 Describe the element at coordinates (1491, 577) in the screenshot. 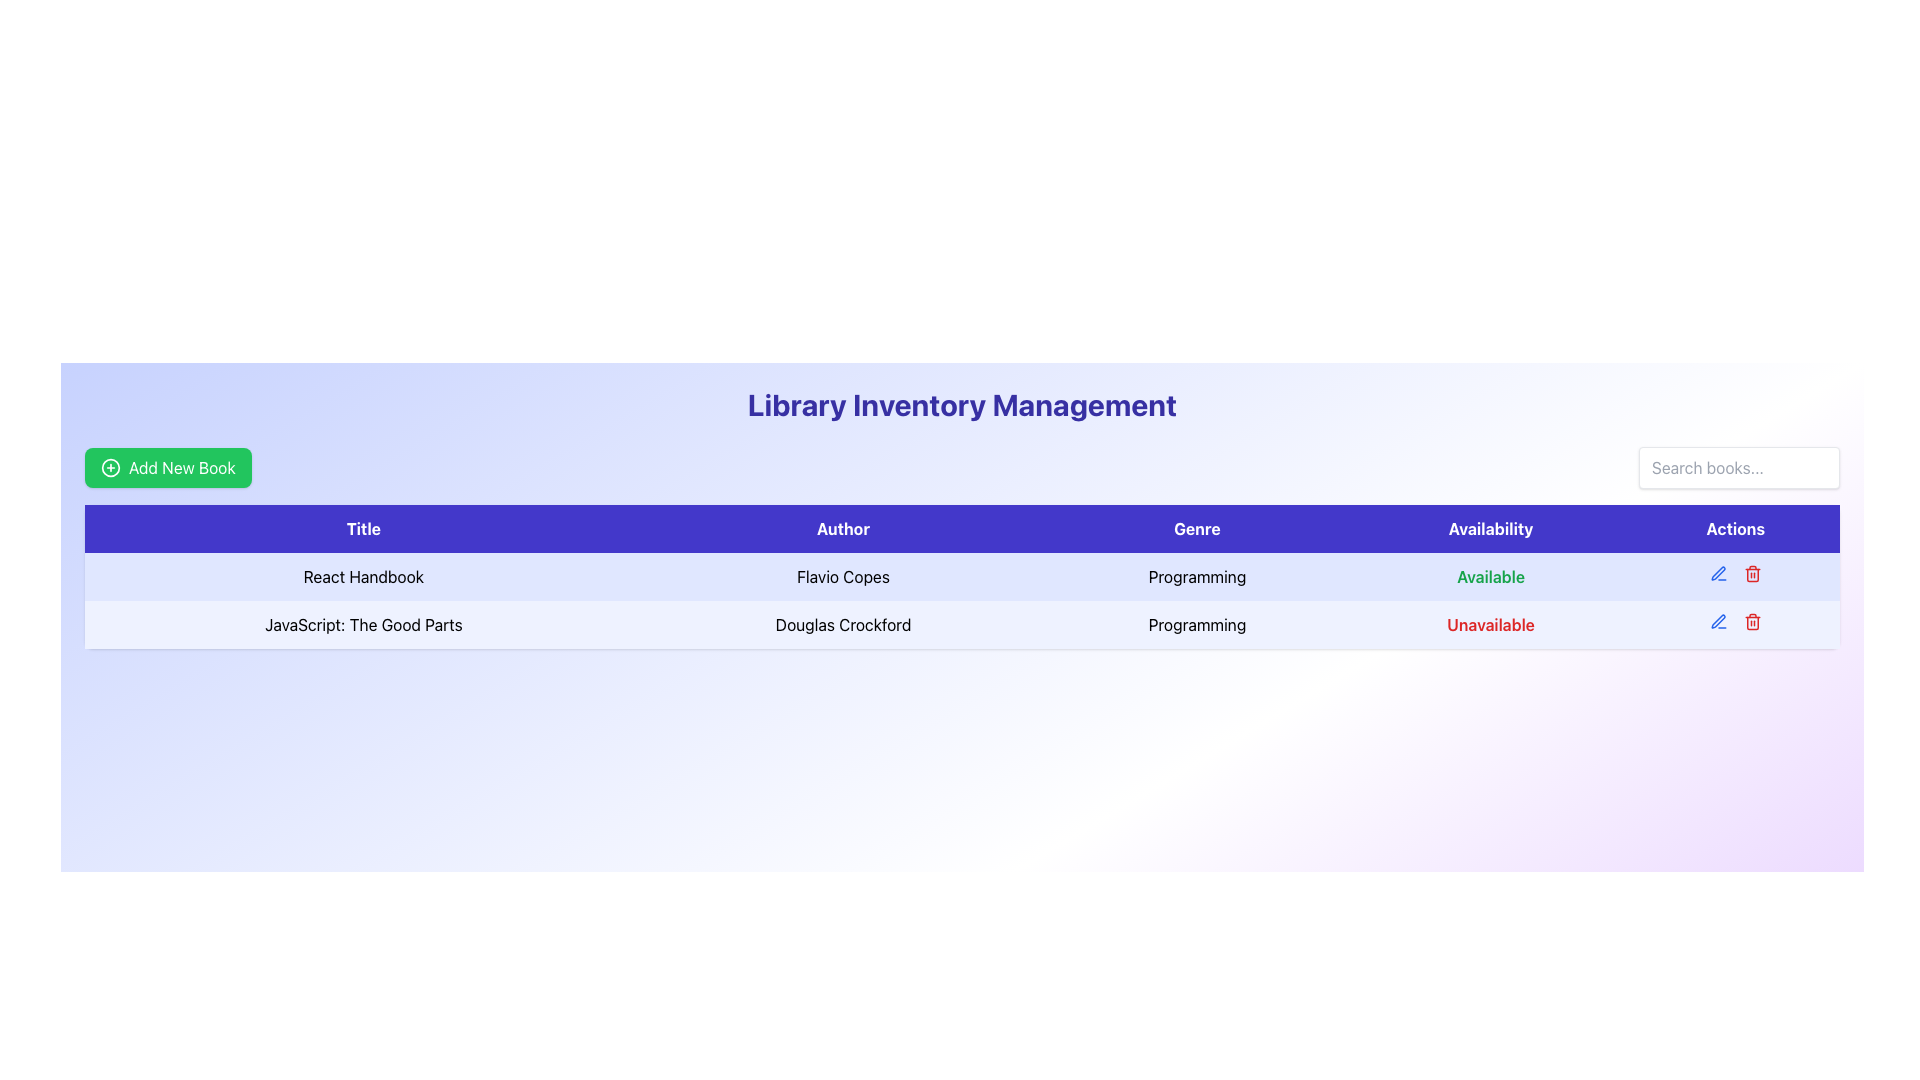

I see `the 'Available' text label in the 'Availability' column of the data table for the 'React Handbook' book entry` at that location.